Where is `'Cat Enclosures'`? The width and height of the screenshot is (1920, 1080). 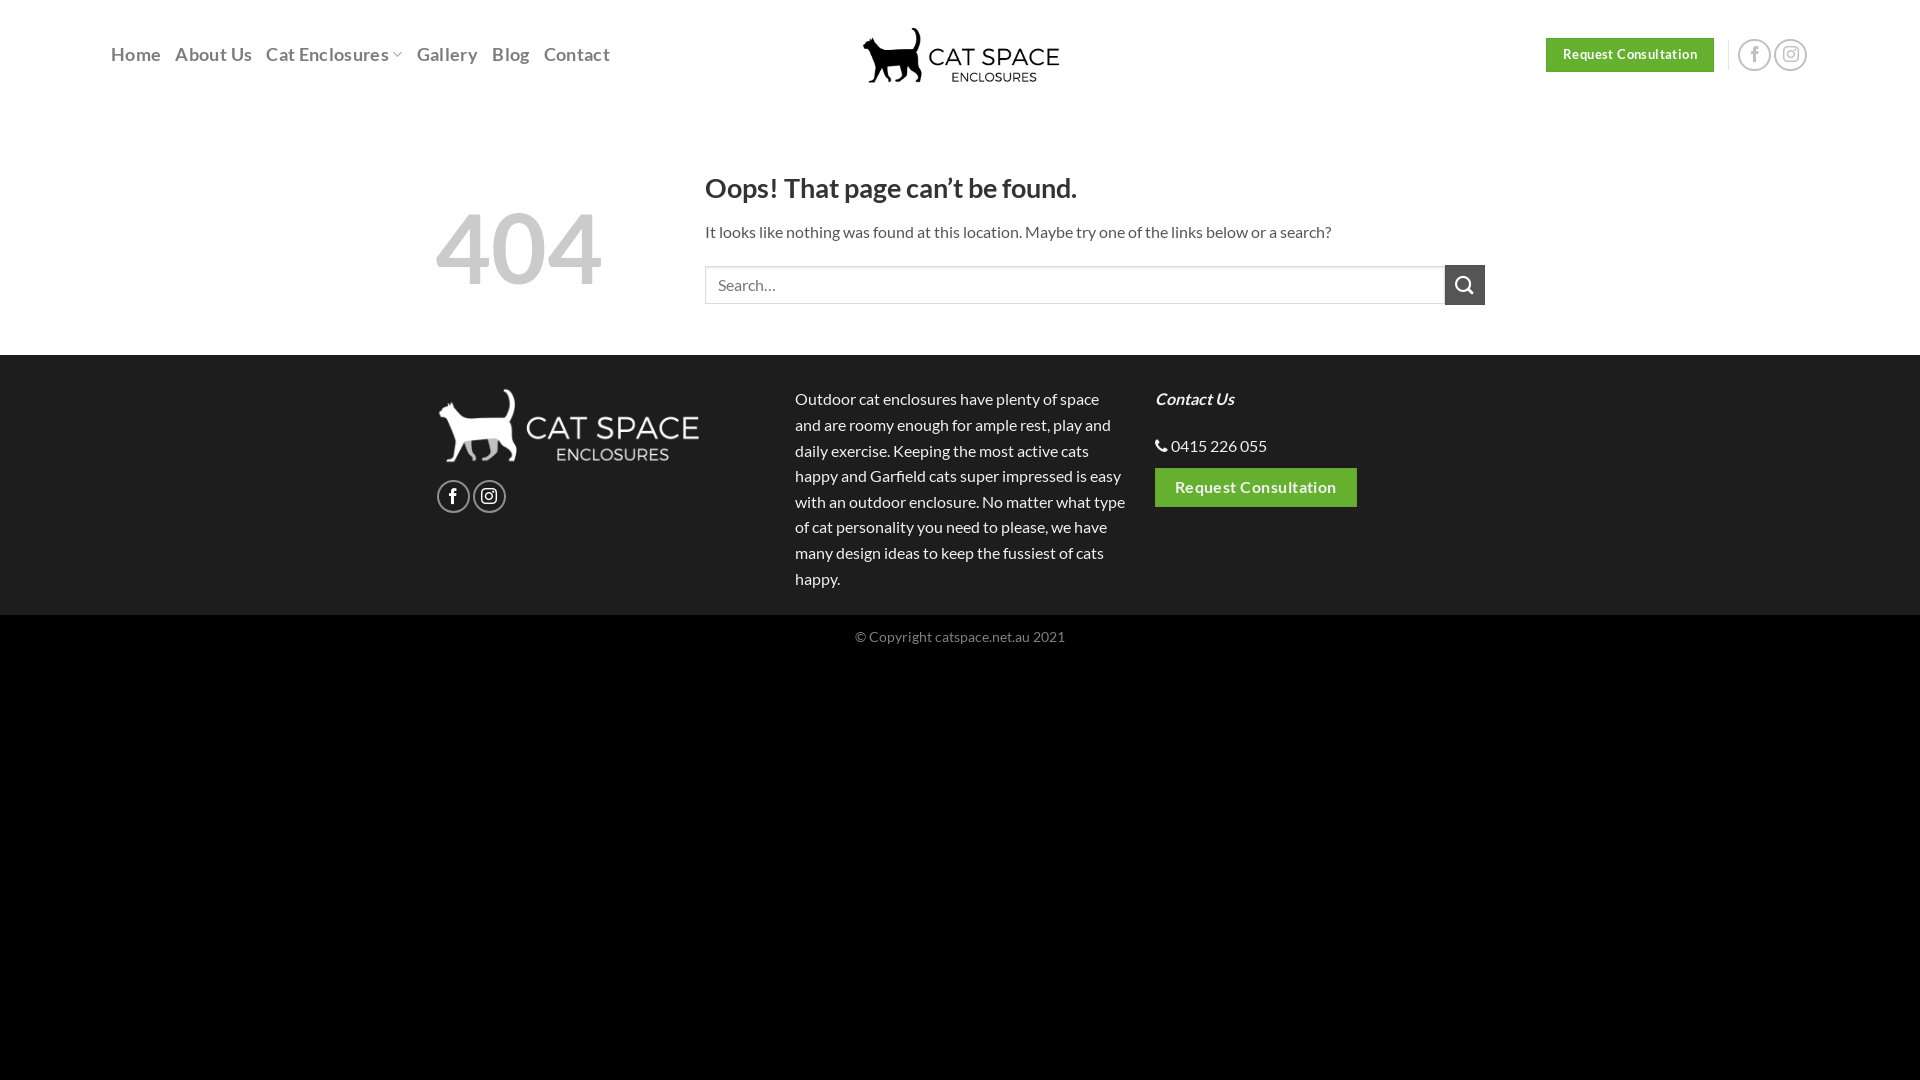 'Cat Enclosures' is located at coordinates (334, 53).